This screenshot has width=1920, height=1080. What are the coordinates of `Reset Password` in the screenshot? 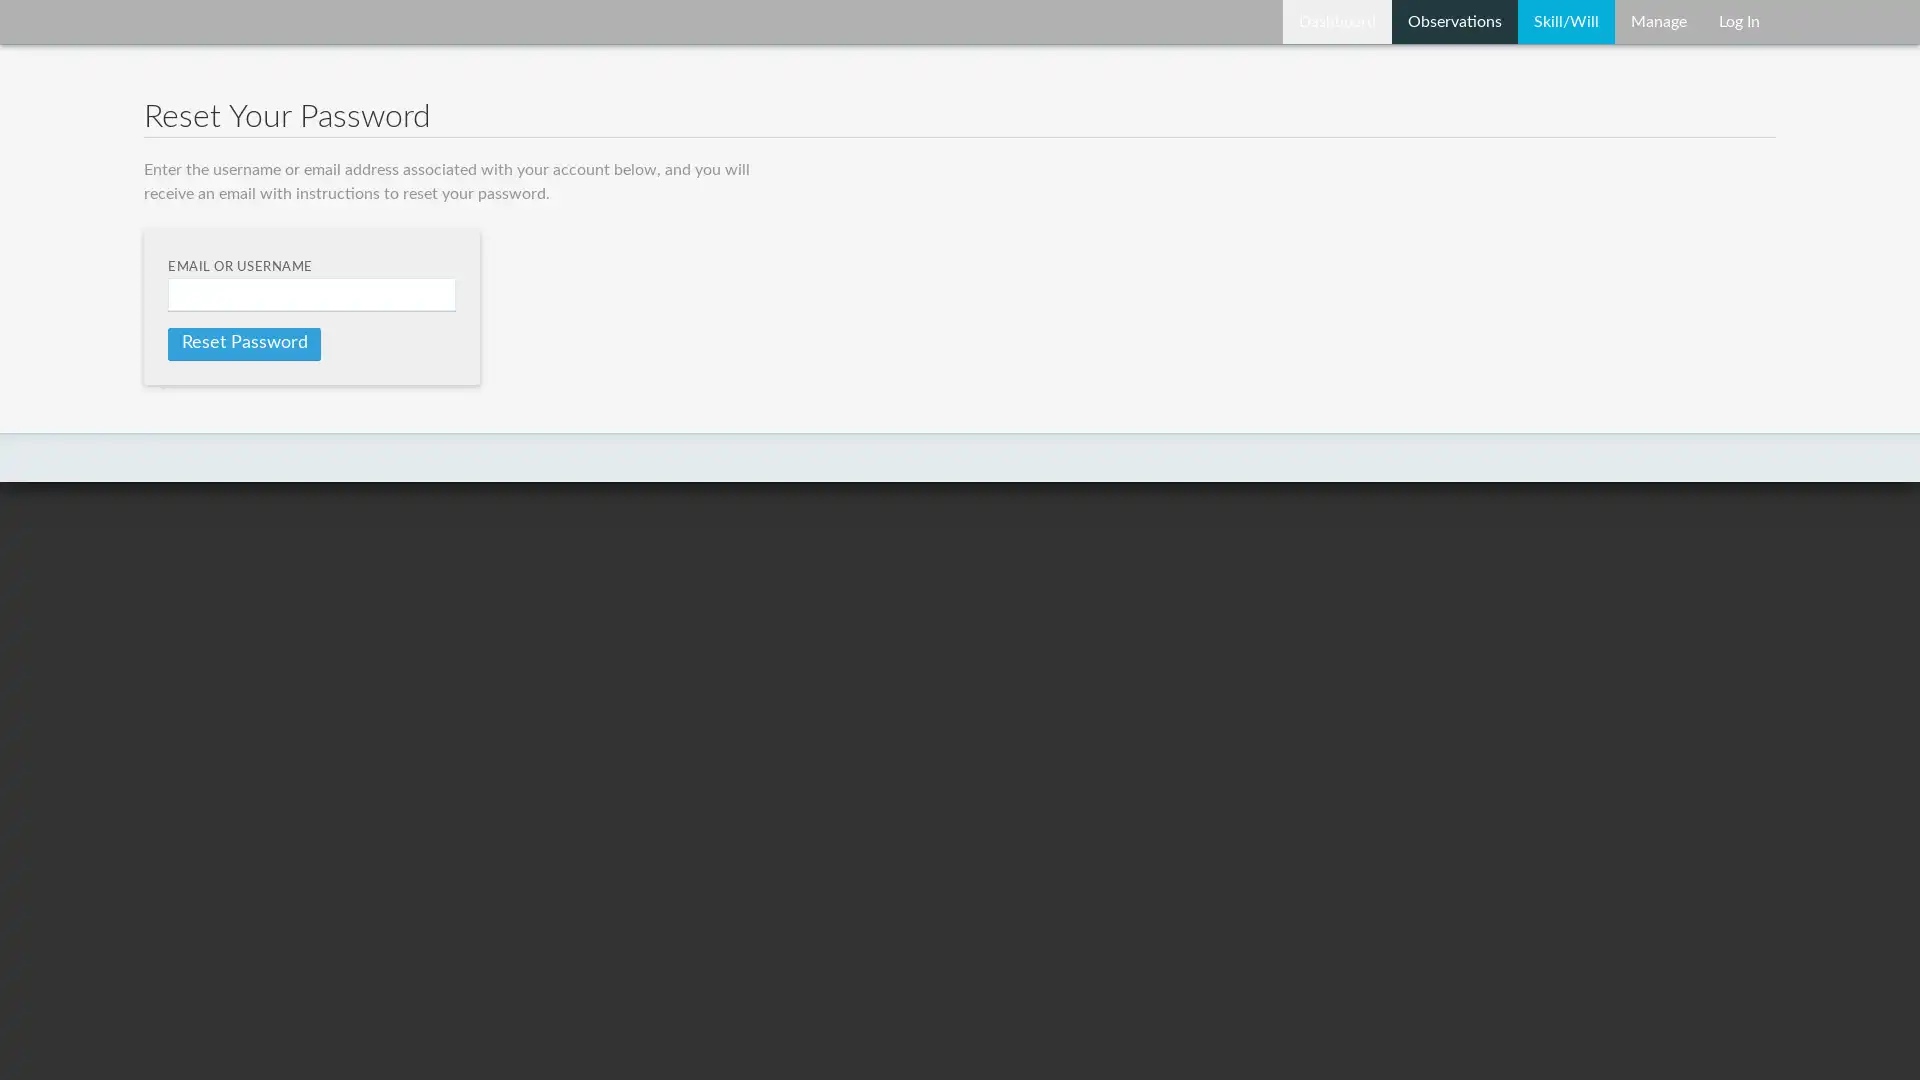 It's located at (243, 342).